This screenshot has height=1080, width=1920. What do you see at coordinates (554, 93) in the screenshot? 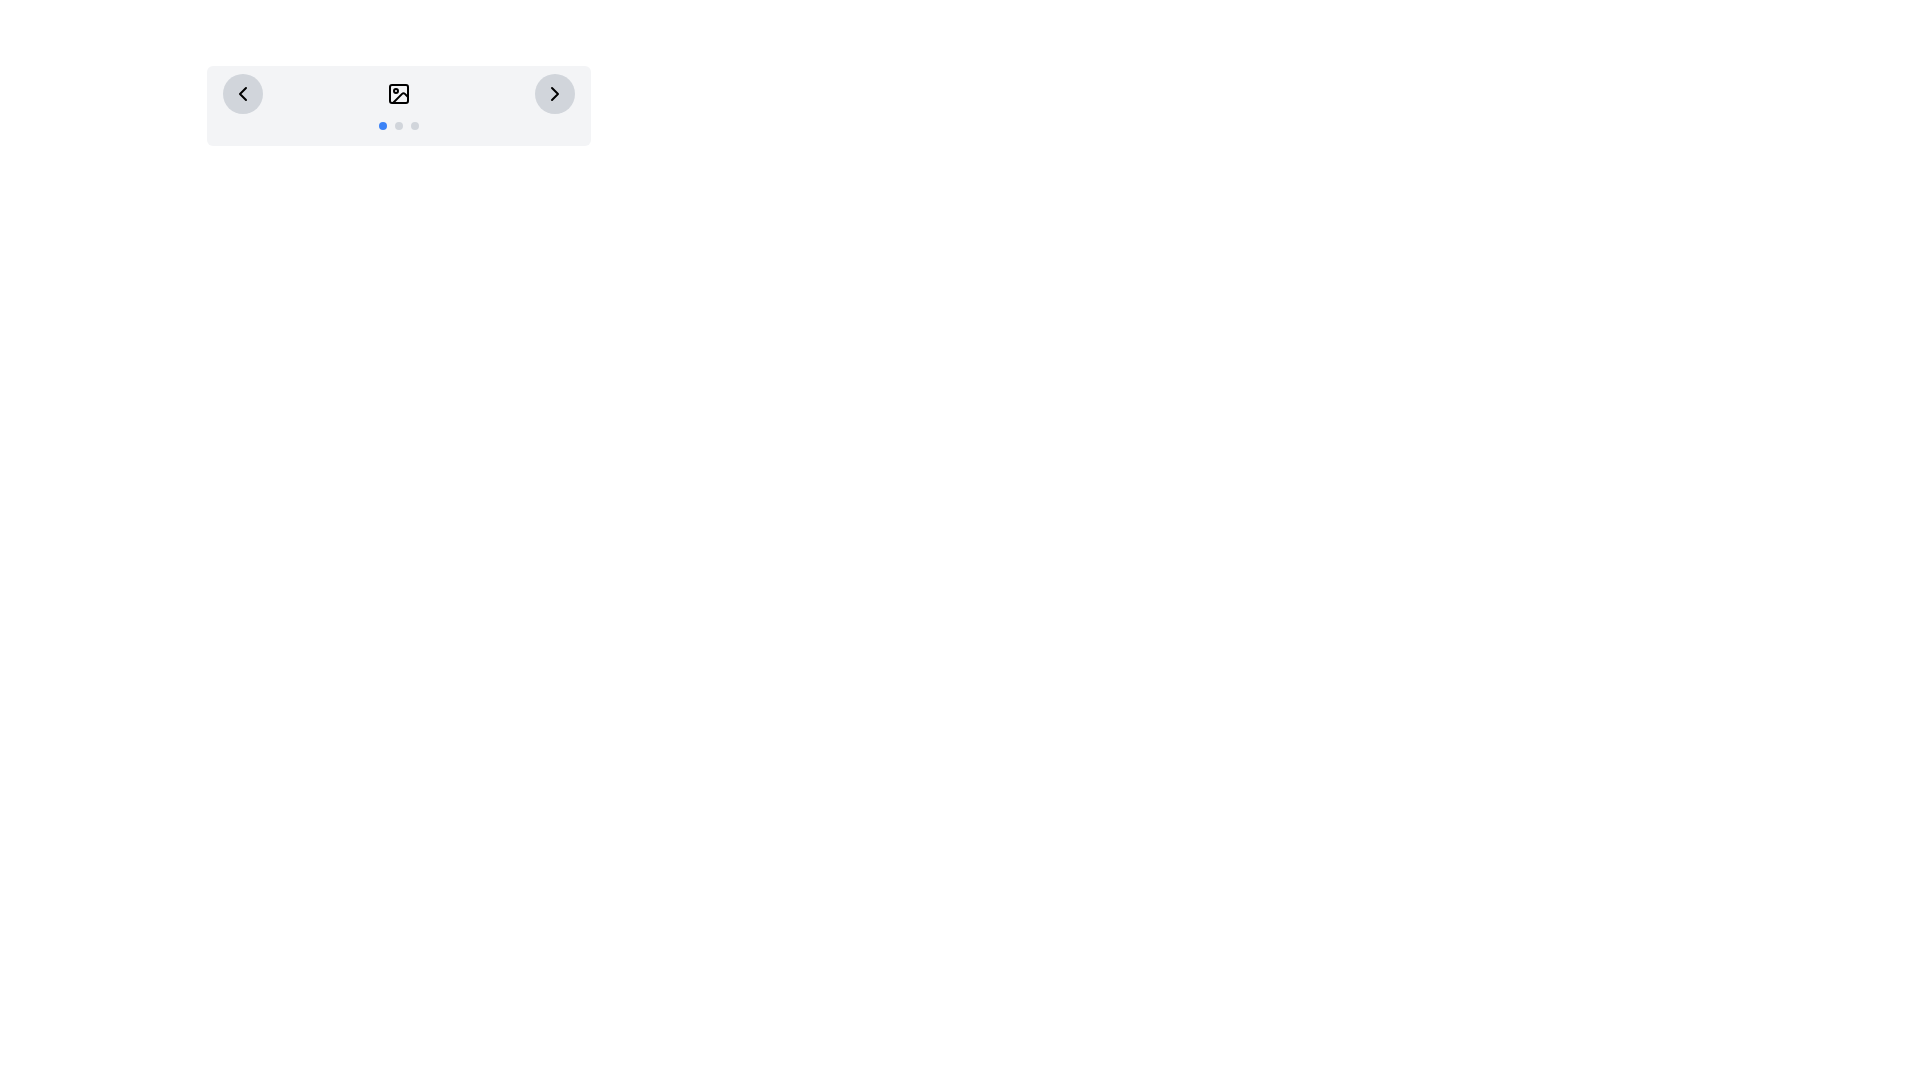
I see `the navigation icon located at the far right of the horizontal toolbar` at bounding box center [554, 93].